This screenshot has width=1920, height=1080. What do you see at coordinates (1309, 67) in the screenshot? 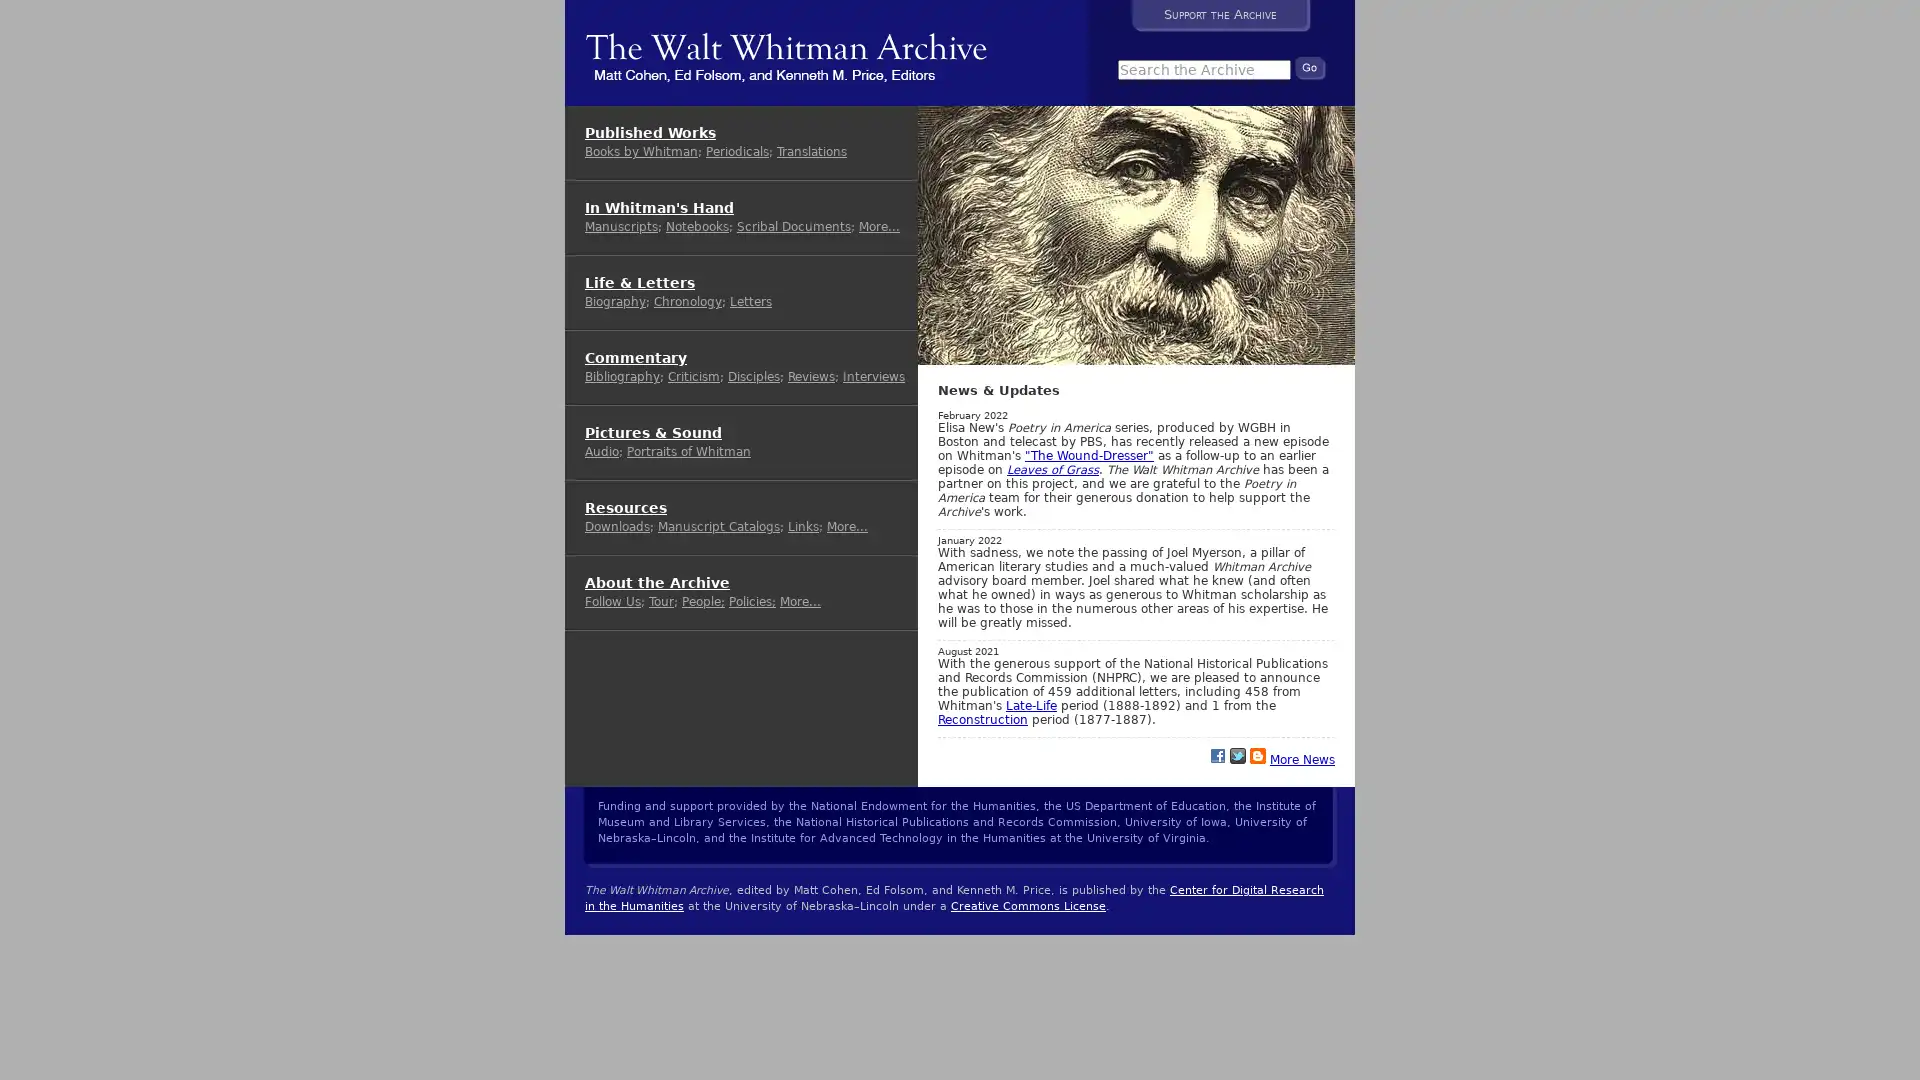
I see `Search` at bounding box center [1309, 67].